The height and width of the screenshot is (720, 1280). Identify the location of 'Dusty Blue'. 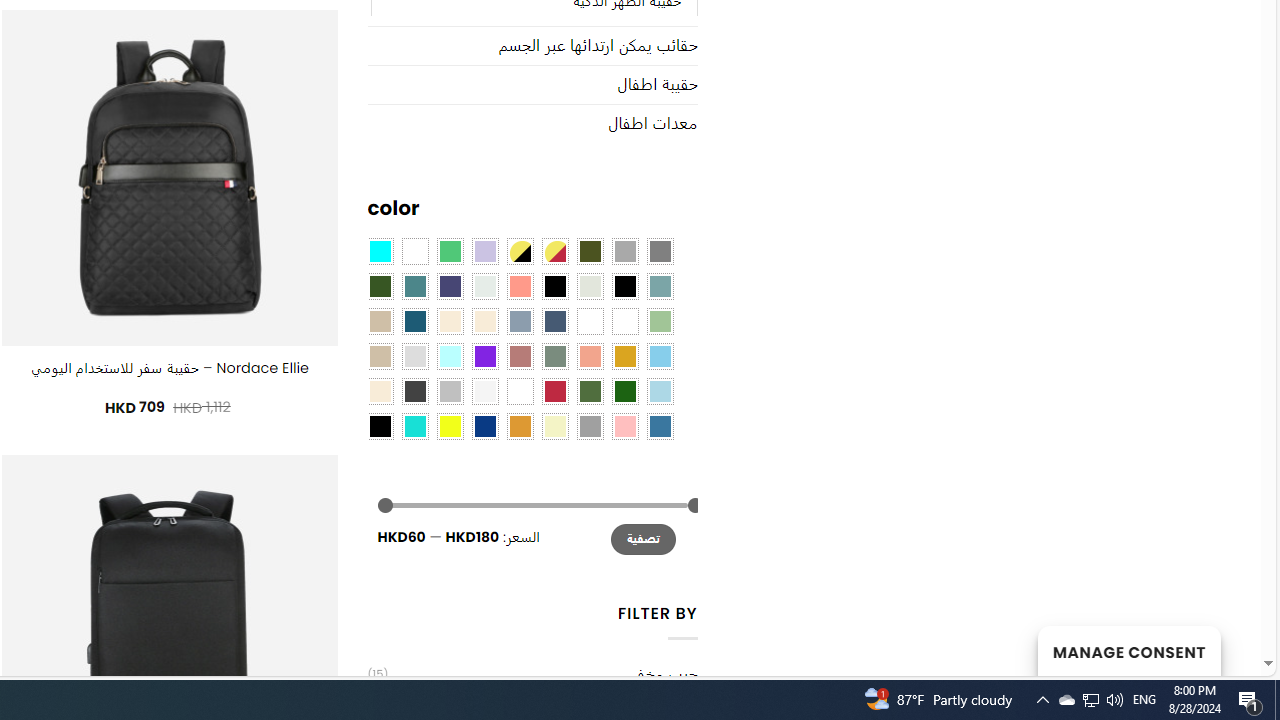
(519, 320).